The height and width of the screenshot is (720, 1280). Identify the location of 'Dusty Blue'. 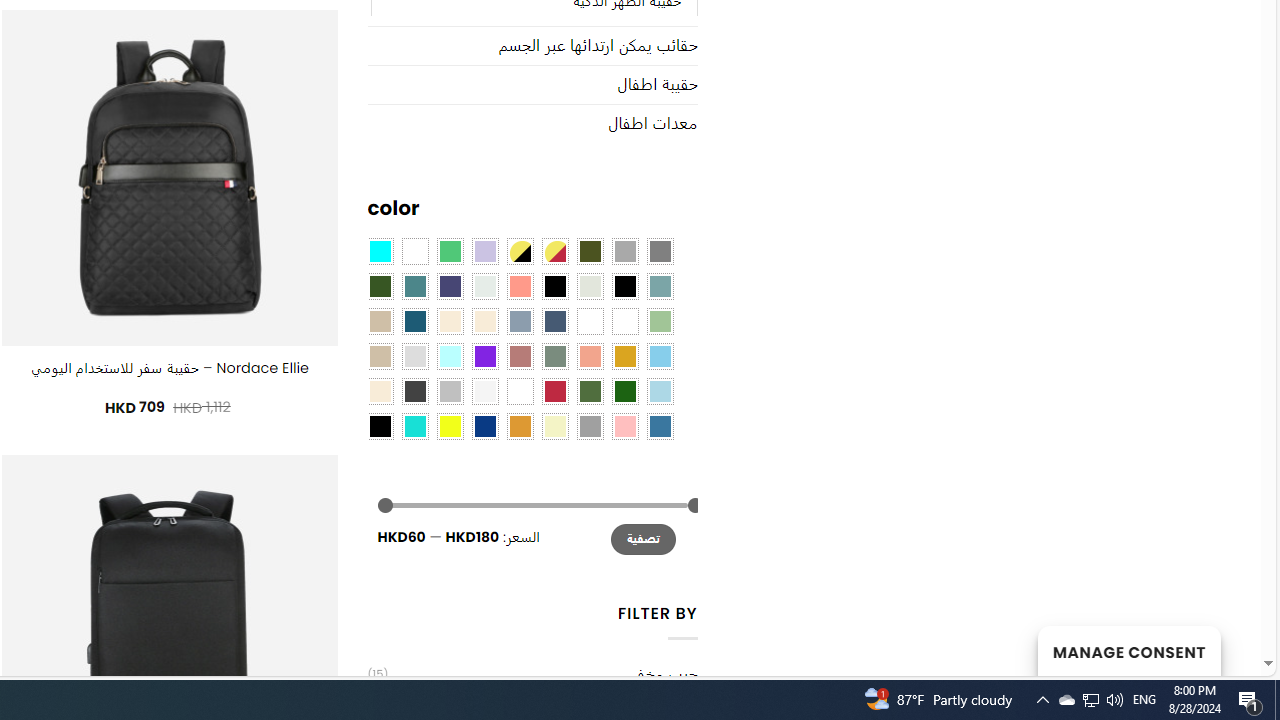
(519, 320).